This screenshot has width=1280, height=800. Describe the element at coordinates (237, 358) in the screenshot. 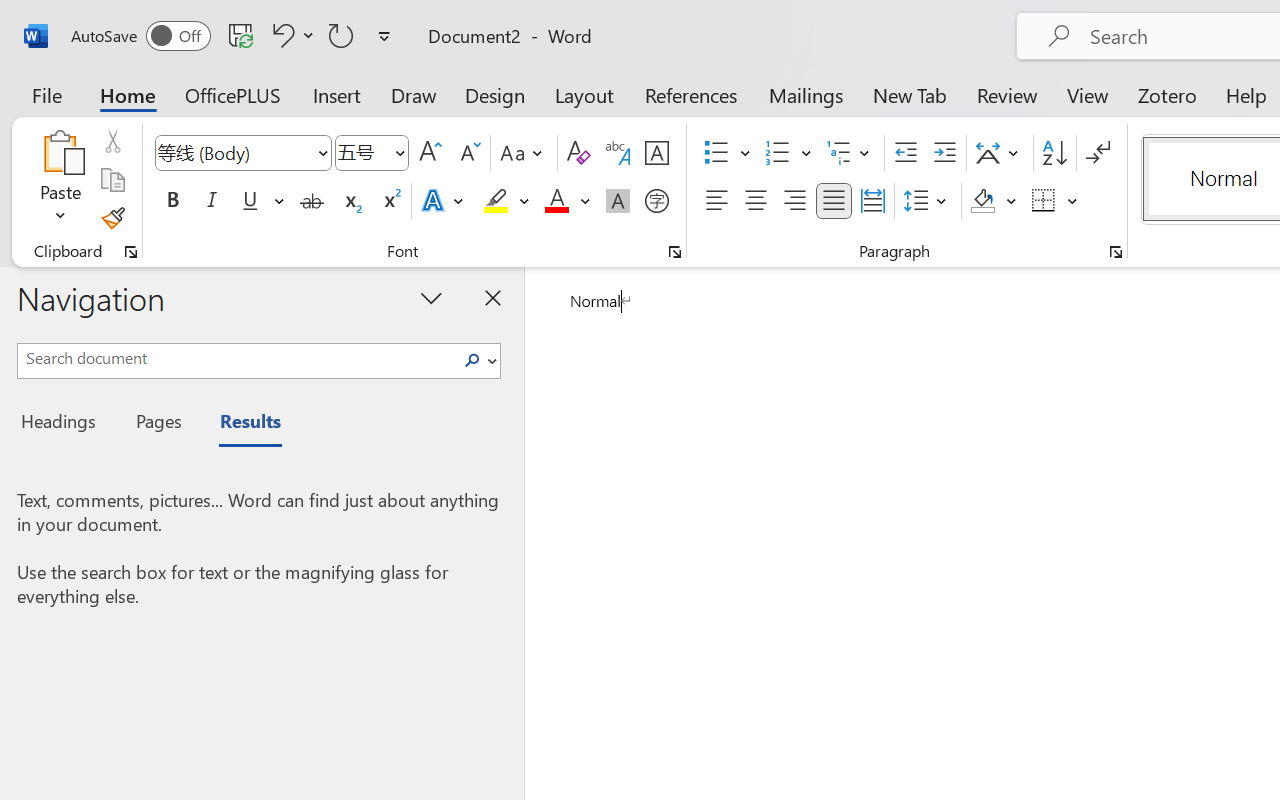

I see `'Search document'` at that location.